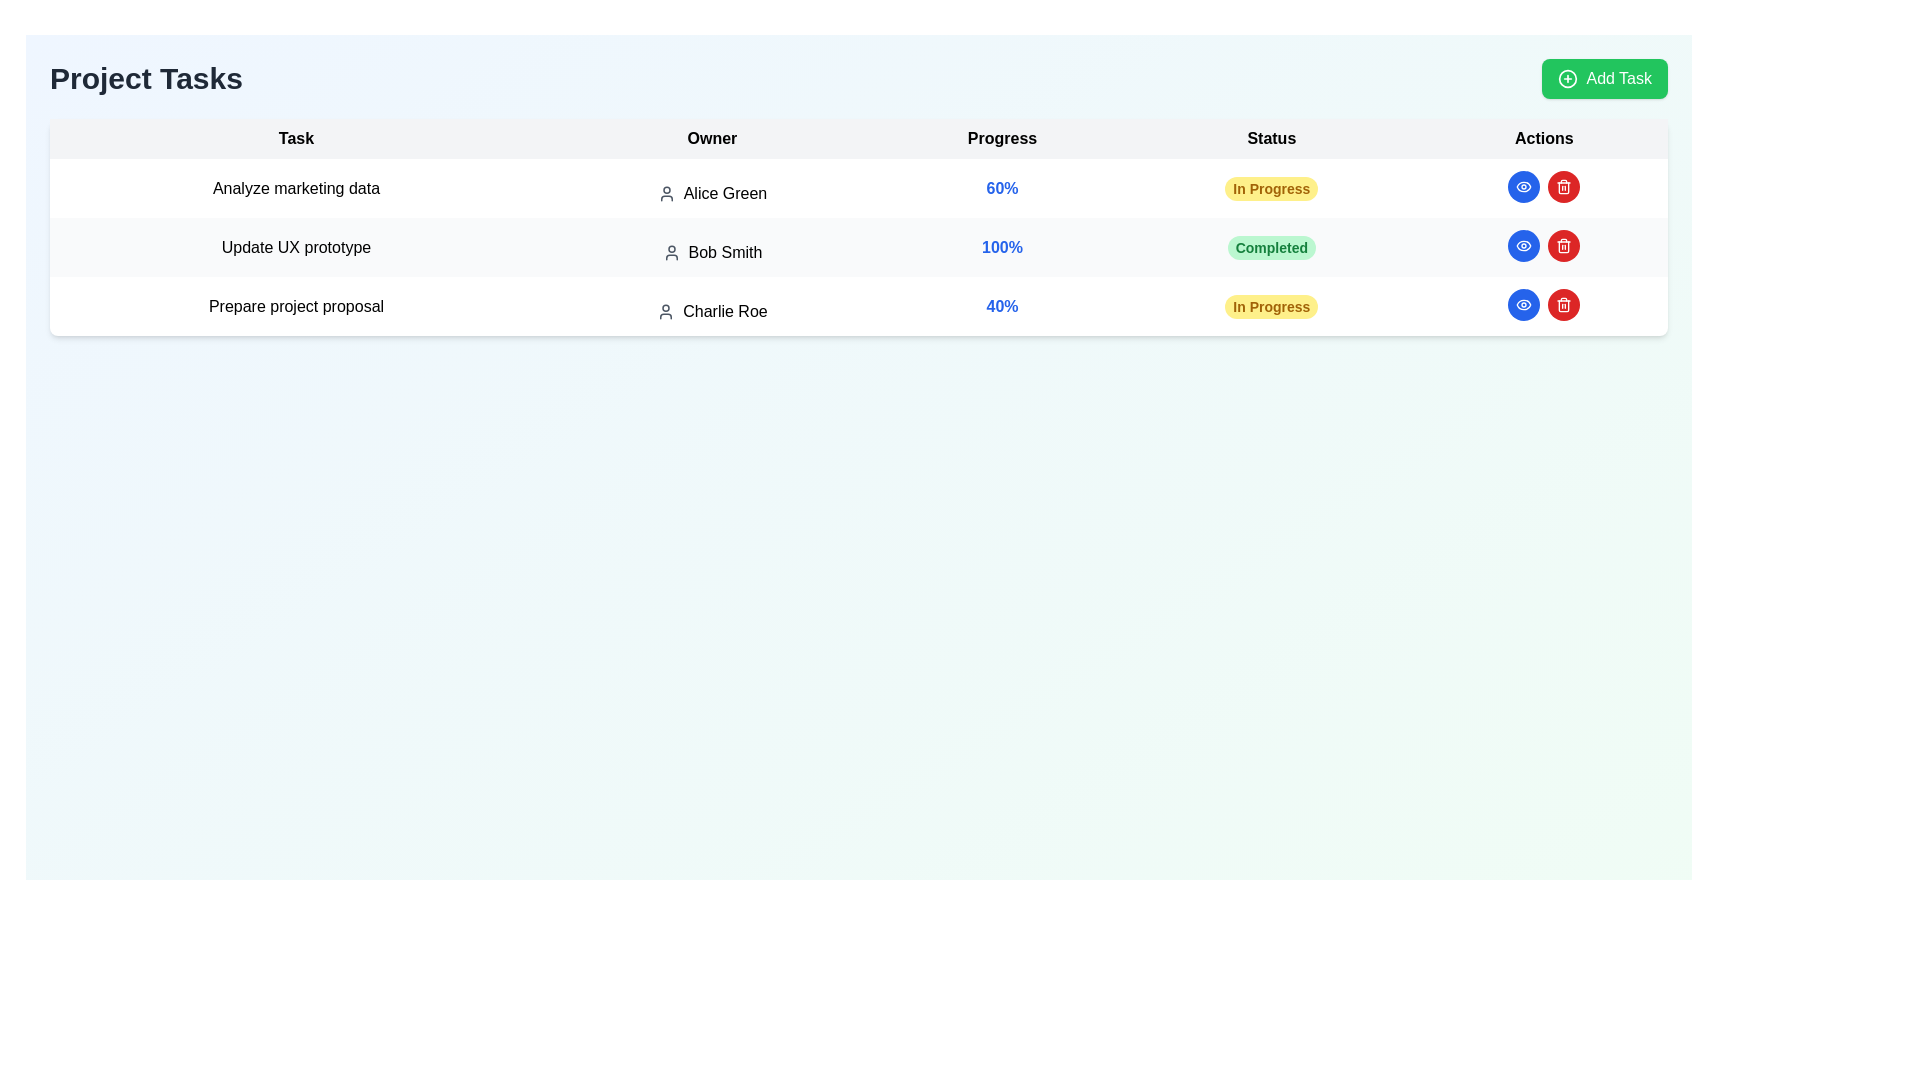 This screenshot has height=1080, width=1920. I want to click on the red trash can button in the Actions column associated with the task 'Prepare project proposal', so click(1543, 304).